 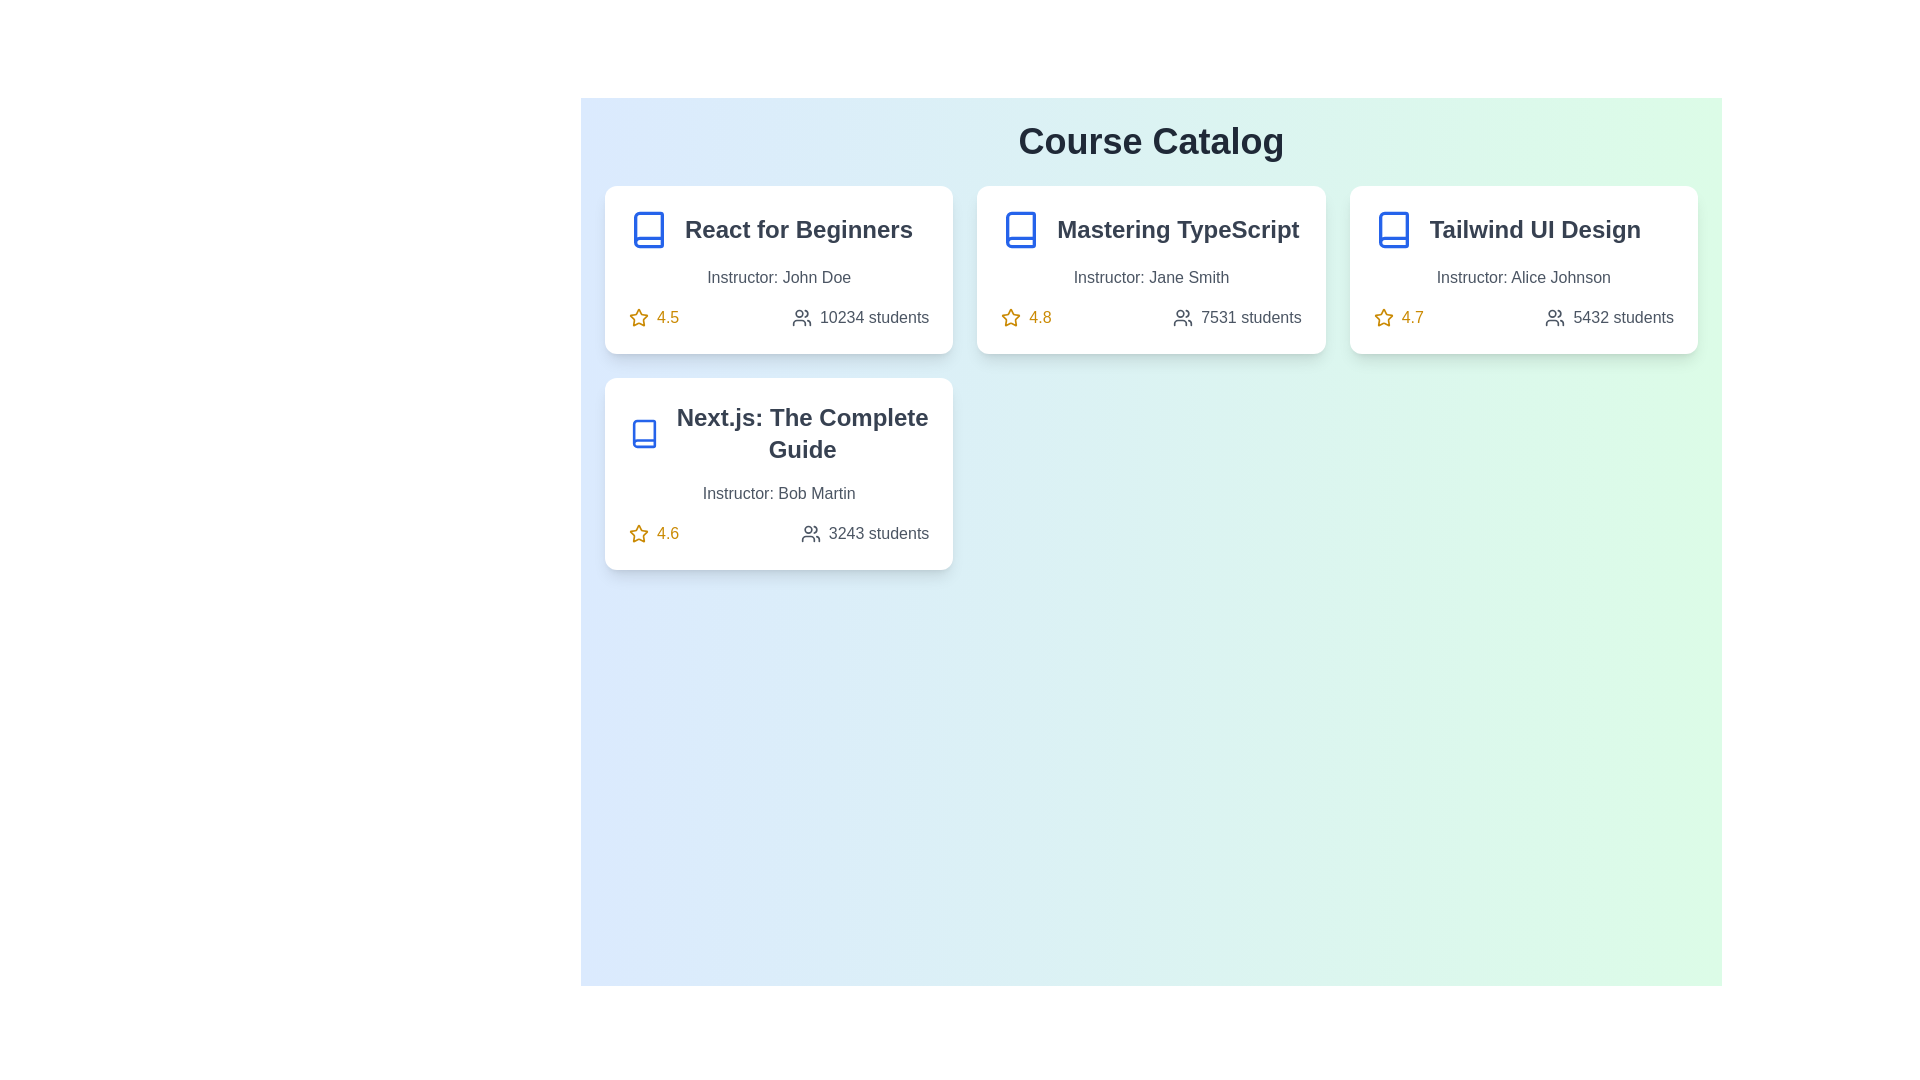 I want to click on the rating value displayed at the bottom-left corner of the 'React for Beginners' course card, so click(x=654, y=316).